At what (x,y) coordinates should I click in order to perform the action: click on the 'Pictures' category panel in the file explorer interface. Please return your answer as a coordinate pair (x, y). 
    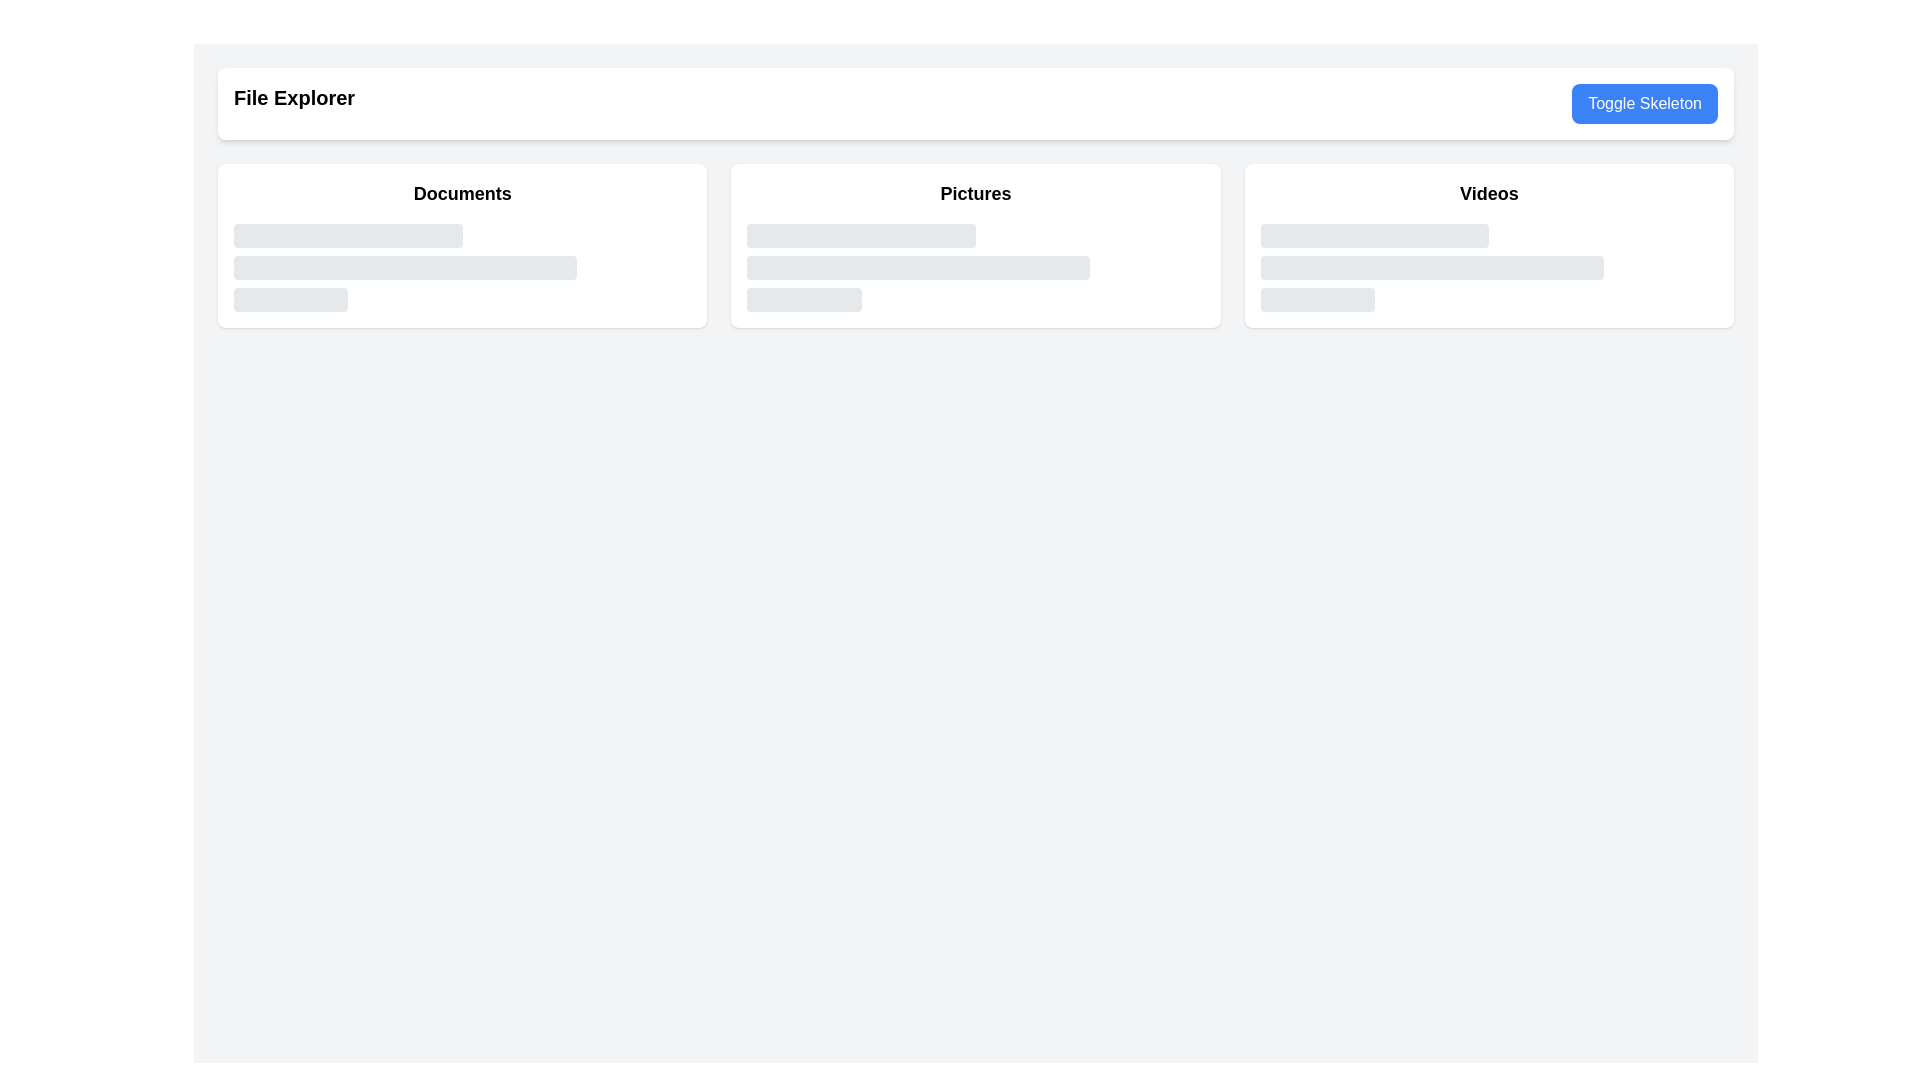
    Looking at the image, I should click on (975, 245).